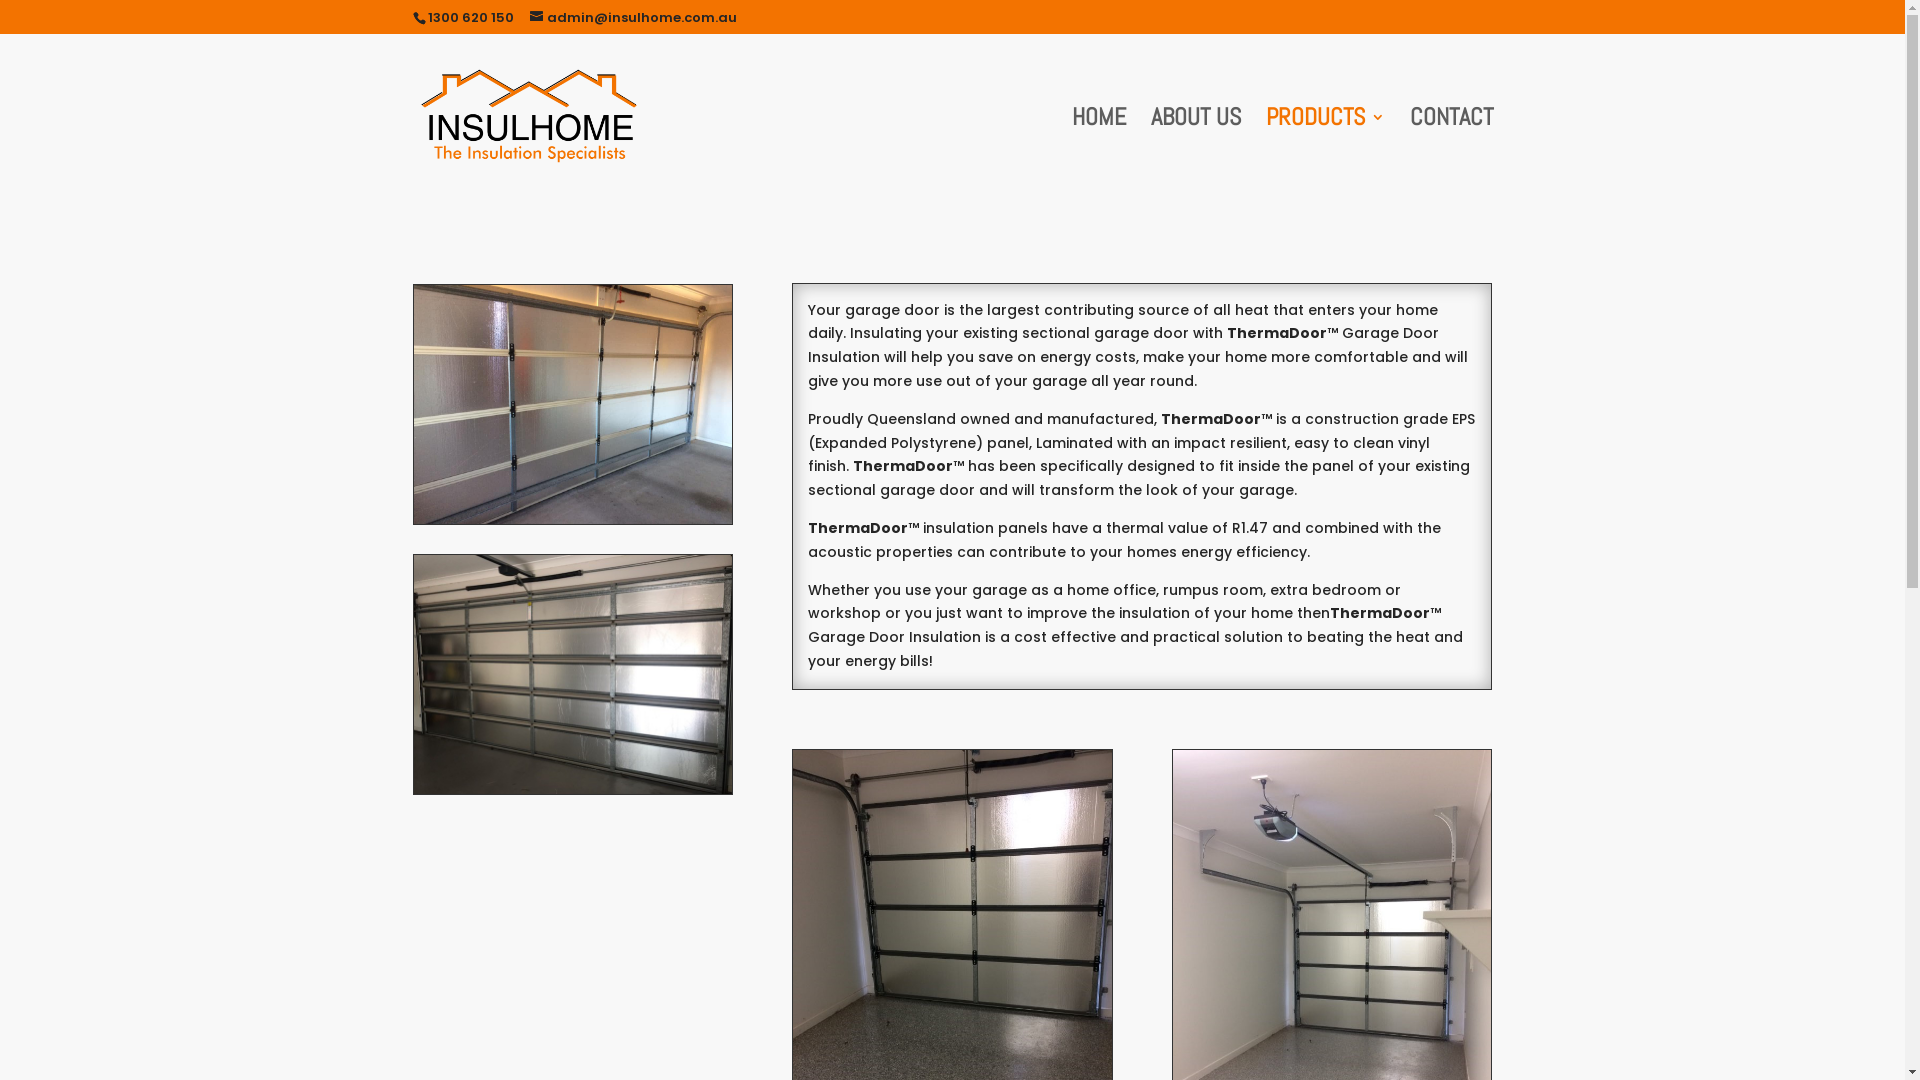  Describe the element at coordinates (1451, 153) in the screenshot. I see `'CONTACT'` at that location.